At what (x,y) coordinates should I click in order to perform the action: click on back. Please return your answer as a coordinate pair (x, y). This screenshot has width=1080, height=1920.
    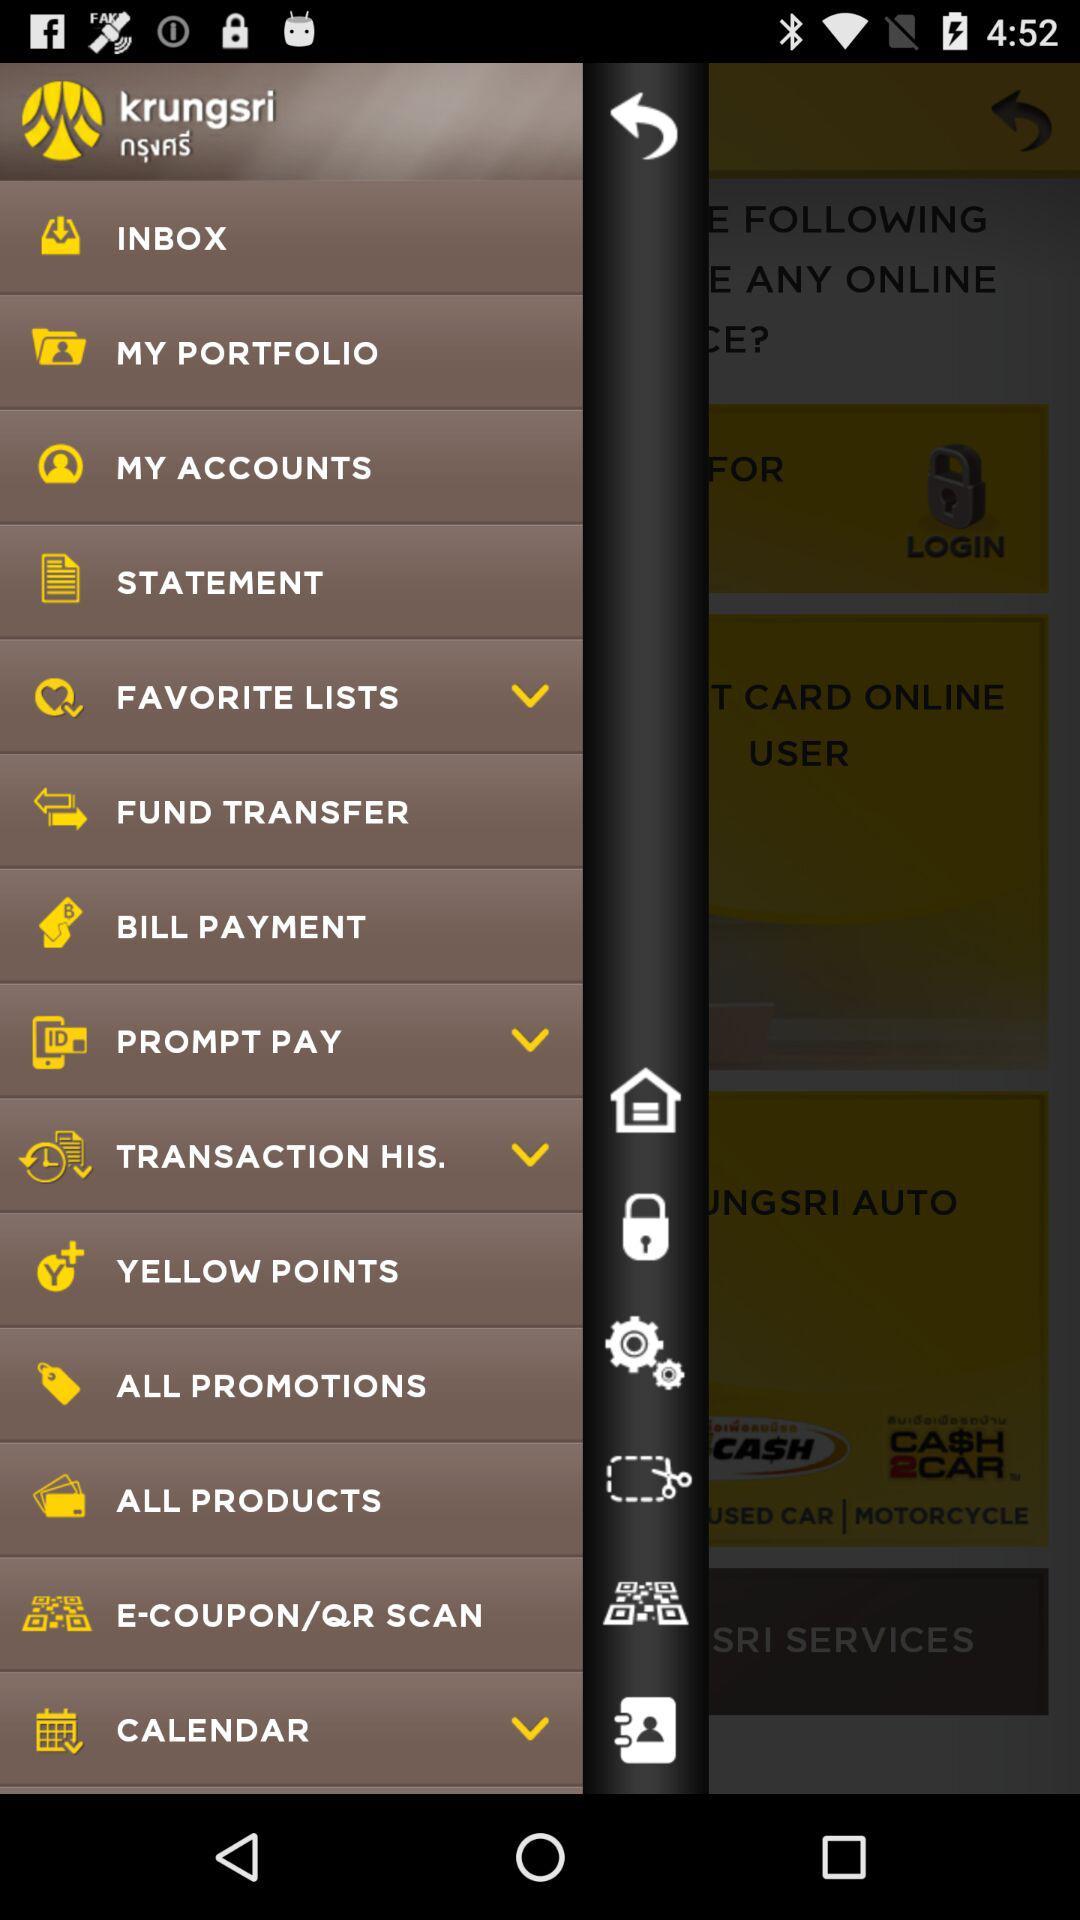
    Looking at the image, I should click on (645, 124).